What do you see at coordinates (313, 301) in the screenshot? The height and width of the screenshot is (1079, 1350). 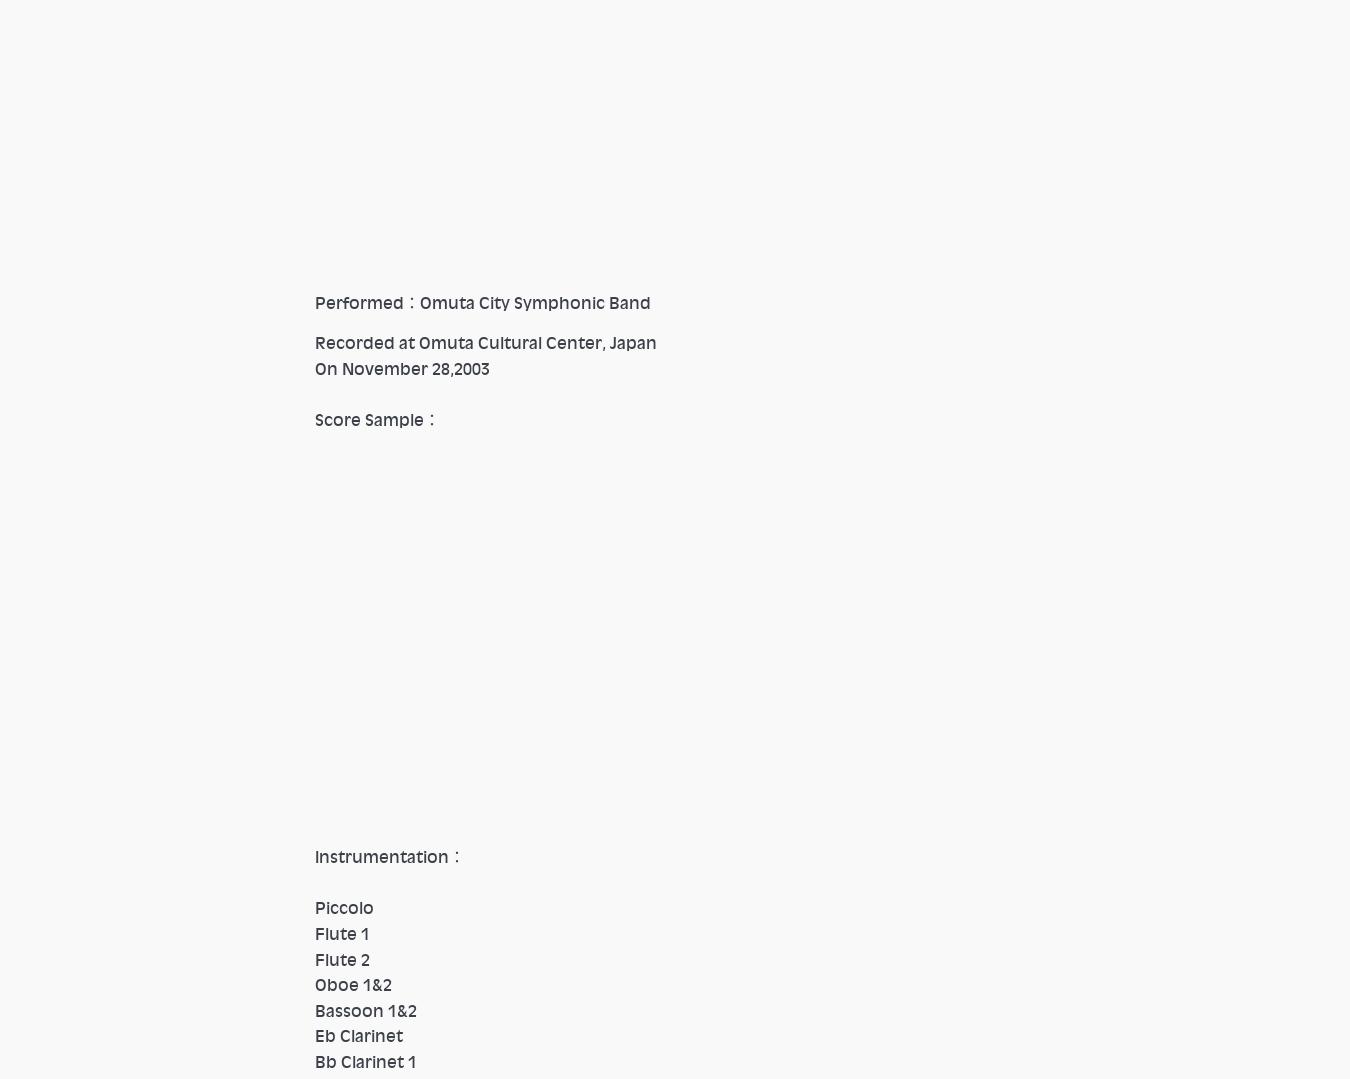 I see `'Performed：Omuta City Symphonic Band'` at bounding box center [313, 301].